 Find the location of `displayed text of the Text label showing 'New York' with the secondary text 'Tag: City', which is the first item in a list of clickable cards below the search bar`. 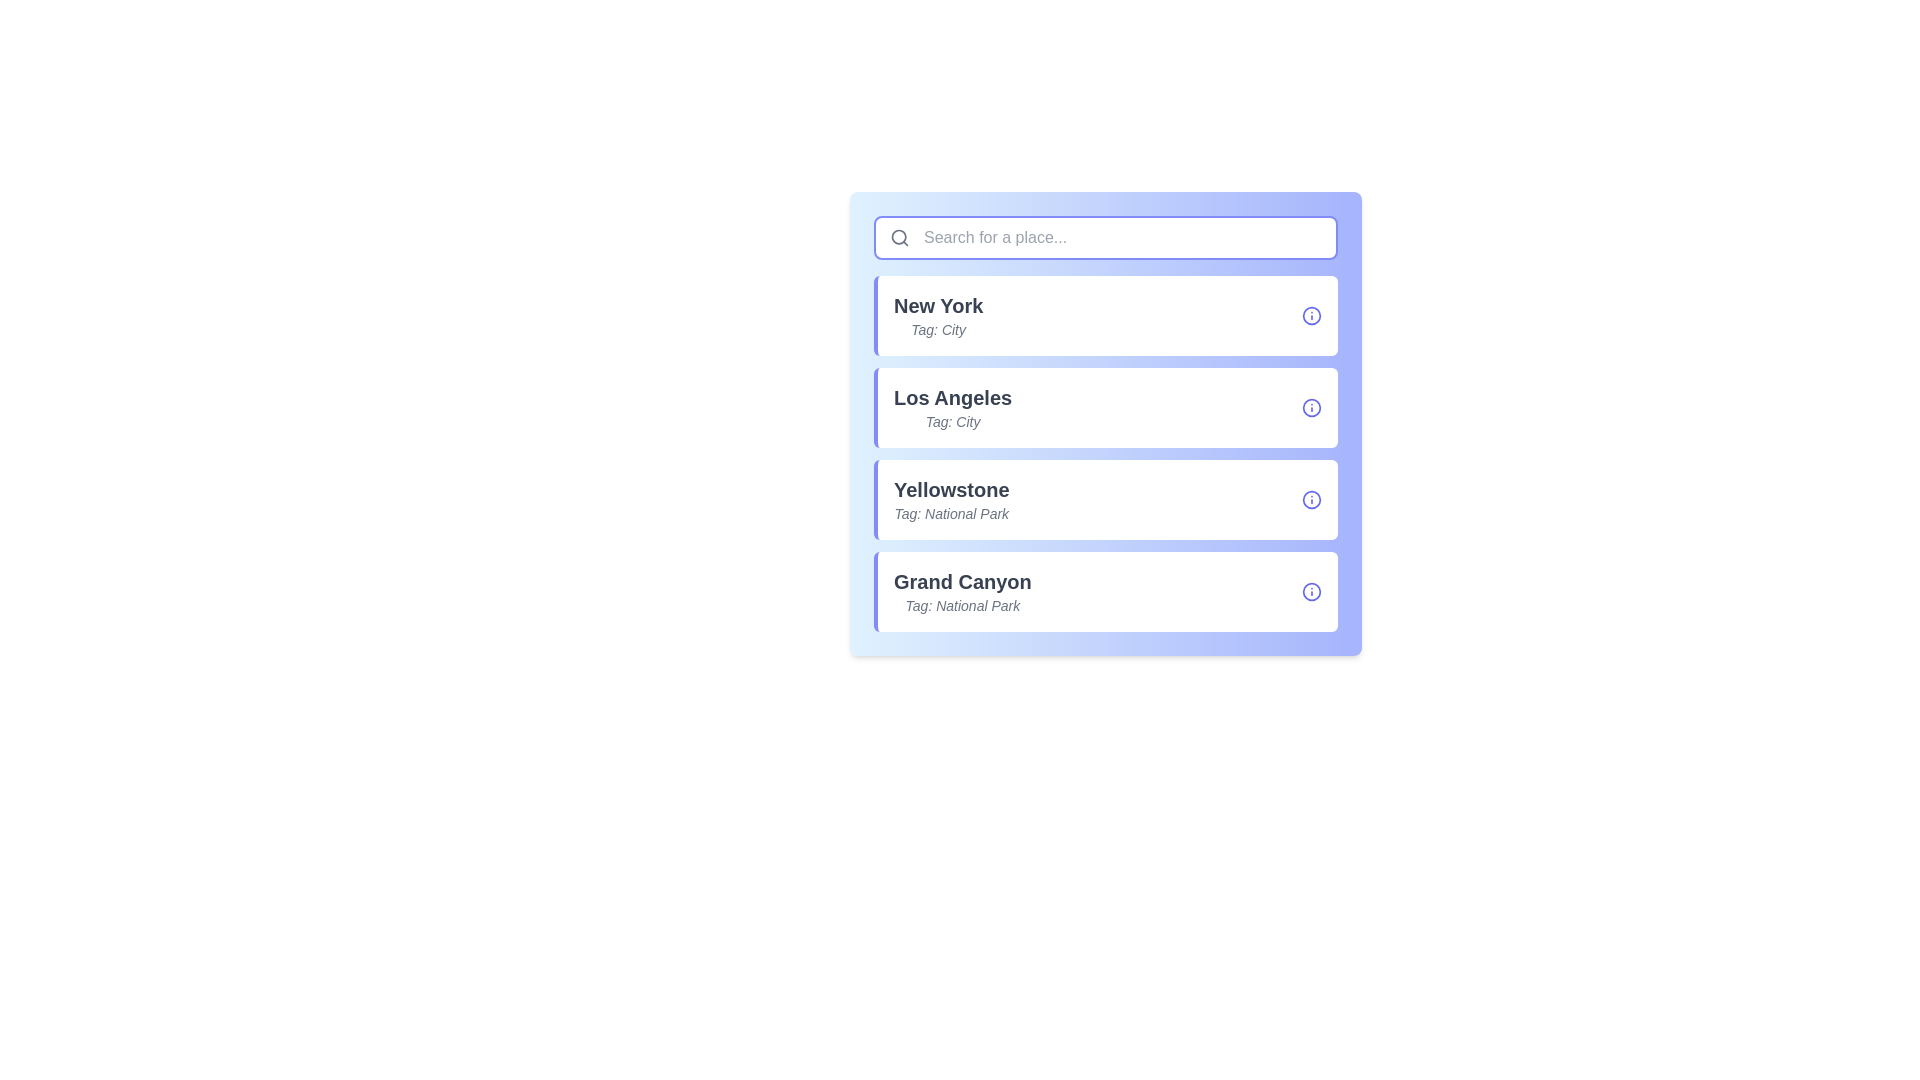

displayed text of the Text label showing 'New York' with the secondary text 'Tag: City', which is the first item in a list of clickable cards below the search bar is located at coordinates (937, 315).